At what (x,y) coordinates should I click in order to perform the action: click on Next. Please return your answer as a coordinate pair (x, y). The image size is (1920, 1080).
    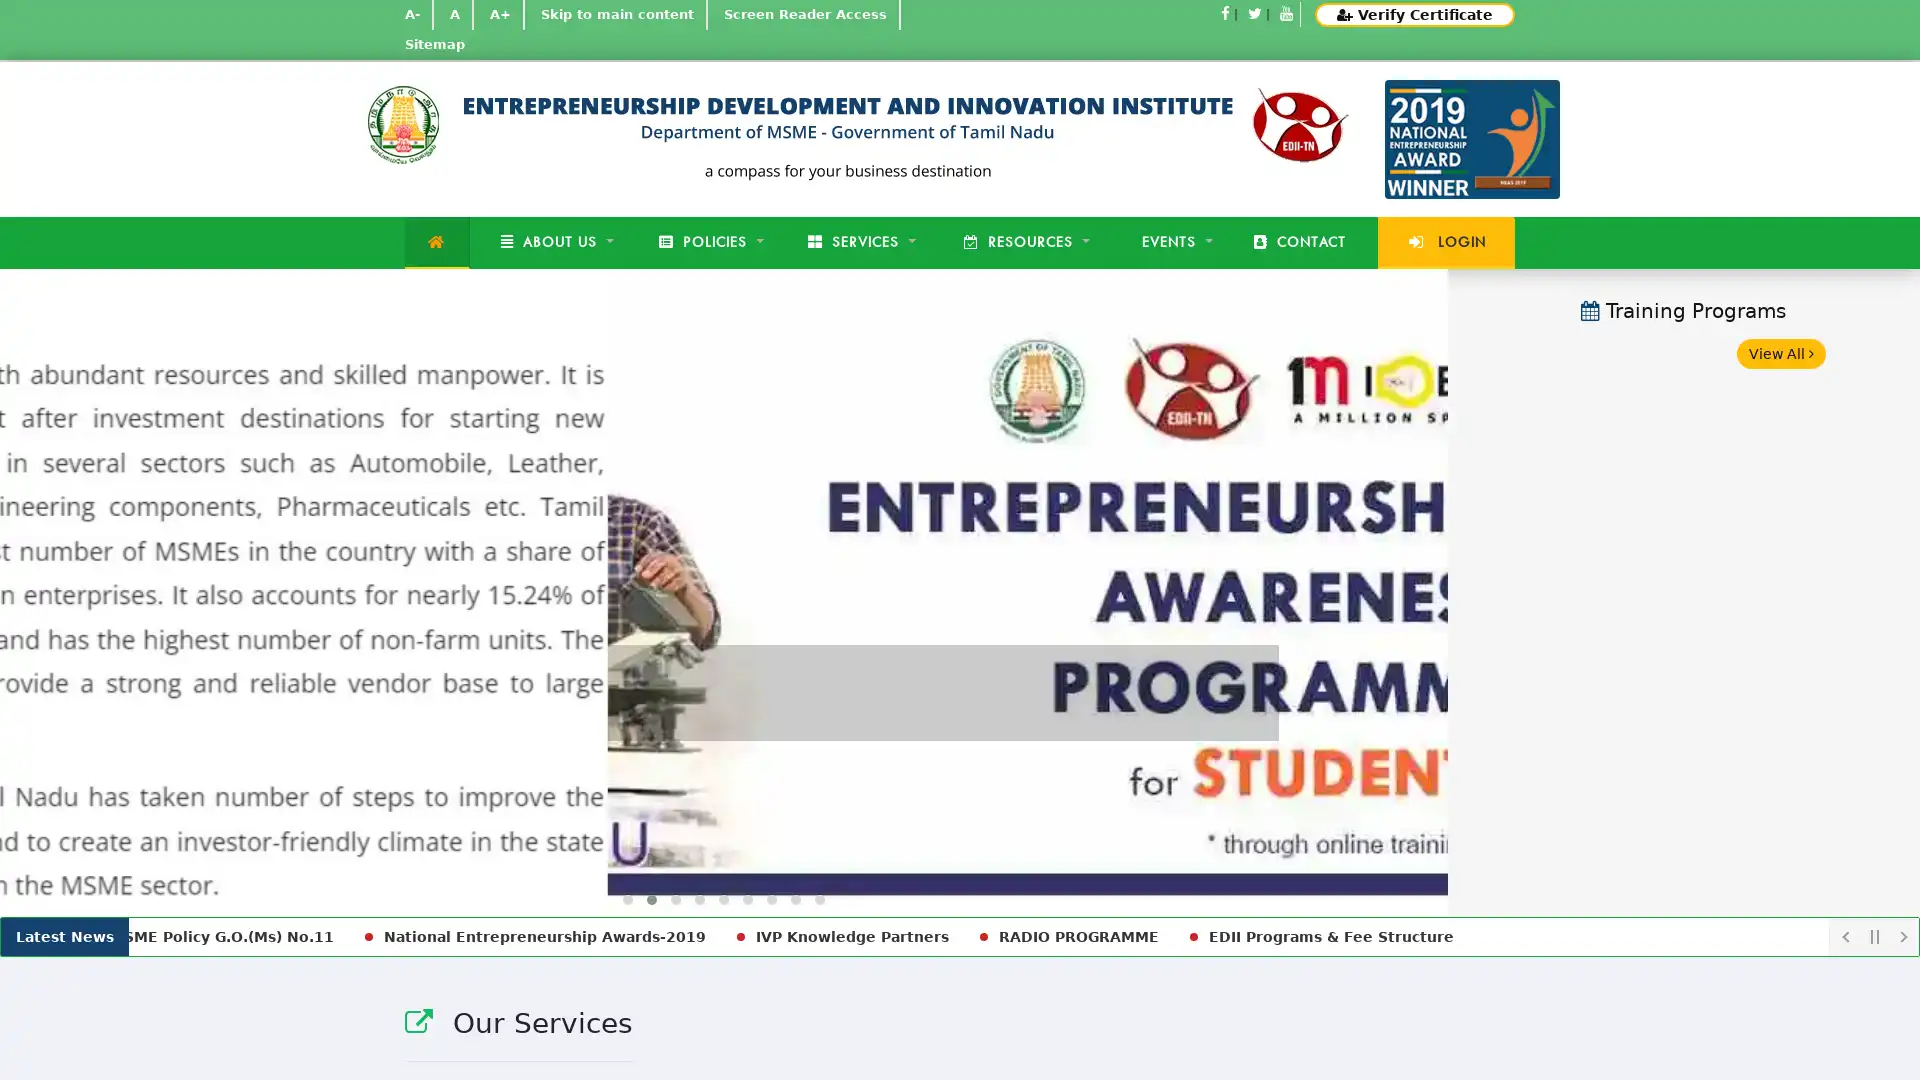
    Looking at the image, I should click on (1405, 571).